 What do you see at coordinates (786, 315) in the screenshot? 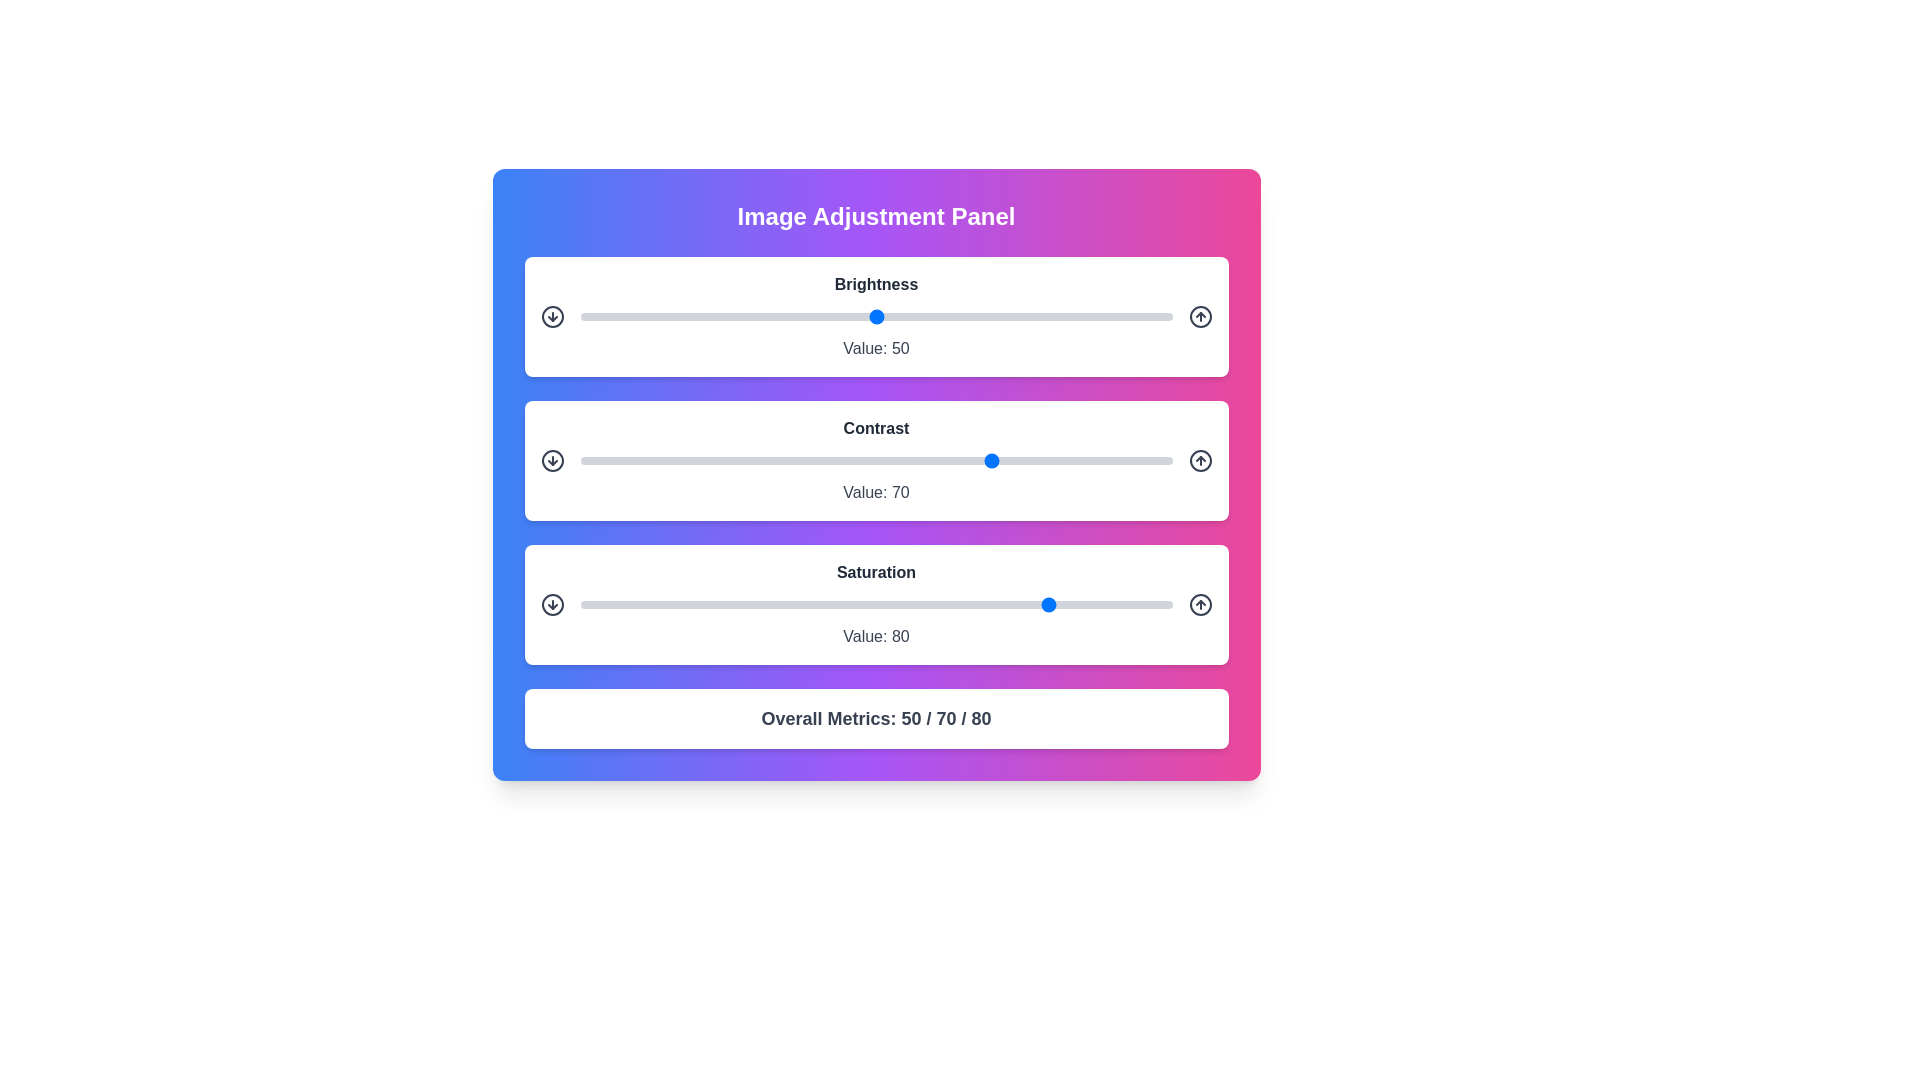
I see `brightness` at bounding box center [786, 315].